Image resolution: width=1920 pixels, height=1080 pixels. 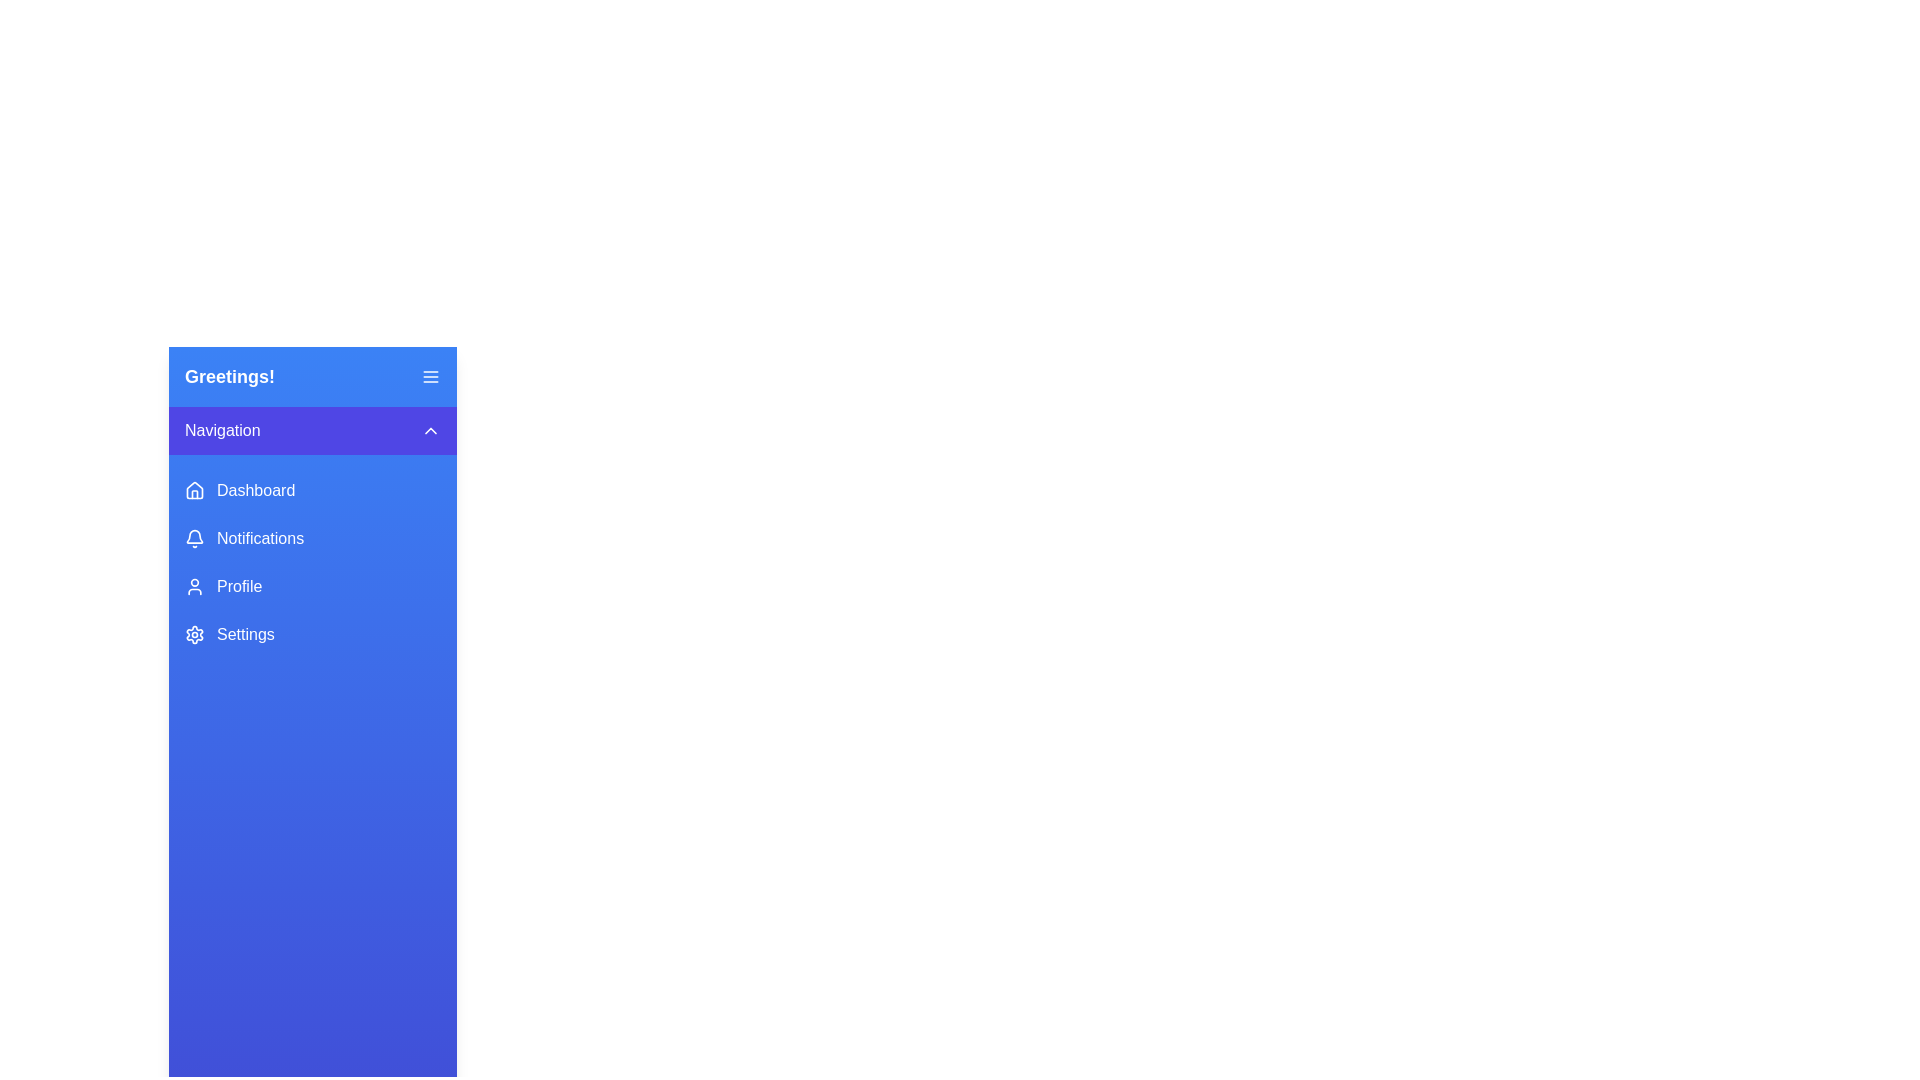 What do you see at coordinates (195, 635) in the screenshot?
I see `the gear-shaped icon in the sidebar navigation menu, which represents the settings functionality and is located to the left of the 'Settings' menu item text` at bounding box center [195, 635].